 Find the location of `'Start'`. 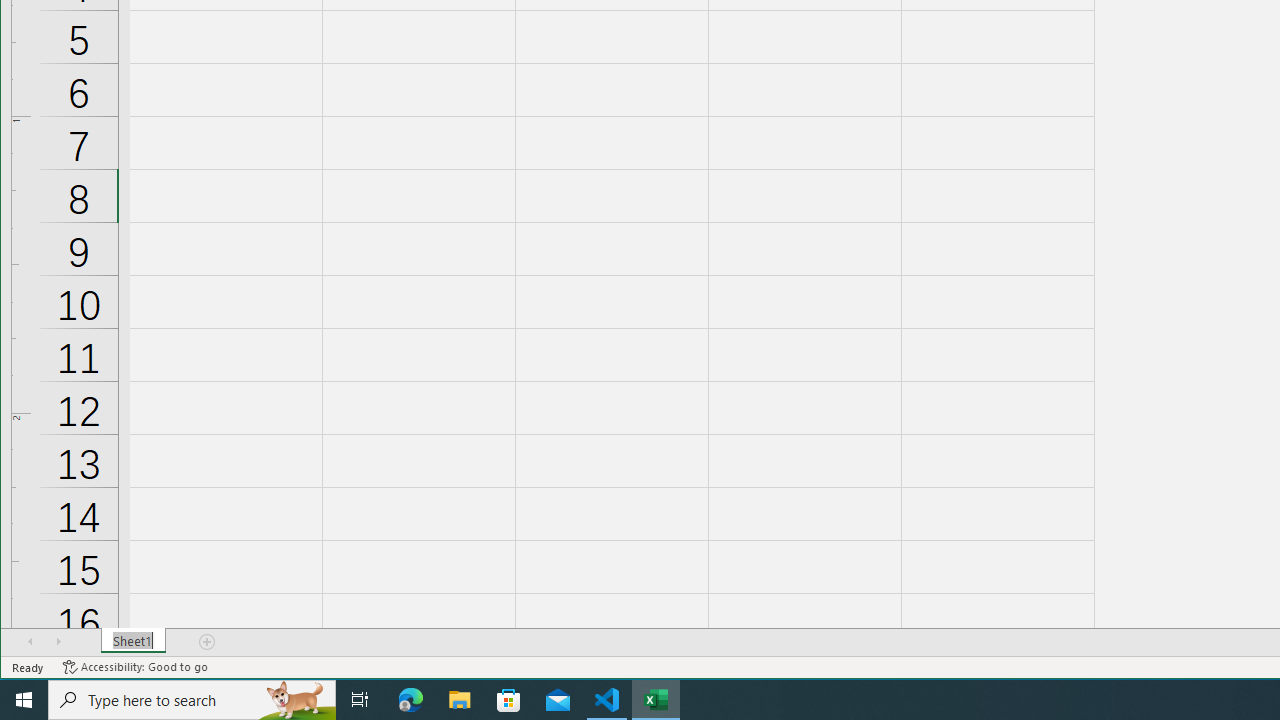

'Start' is located at coordinates (24, 698).